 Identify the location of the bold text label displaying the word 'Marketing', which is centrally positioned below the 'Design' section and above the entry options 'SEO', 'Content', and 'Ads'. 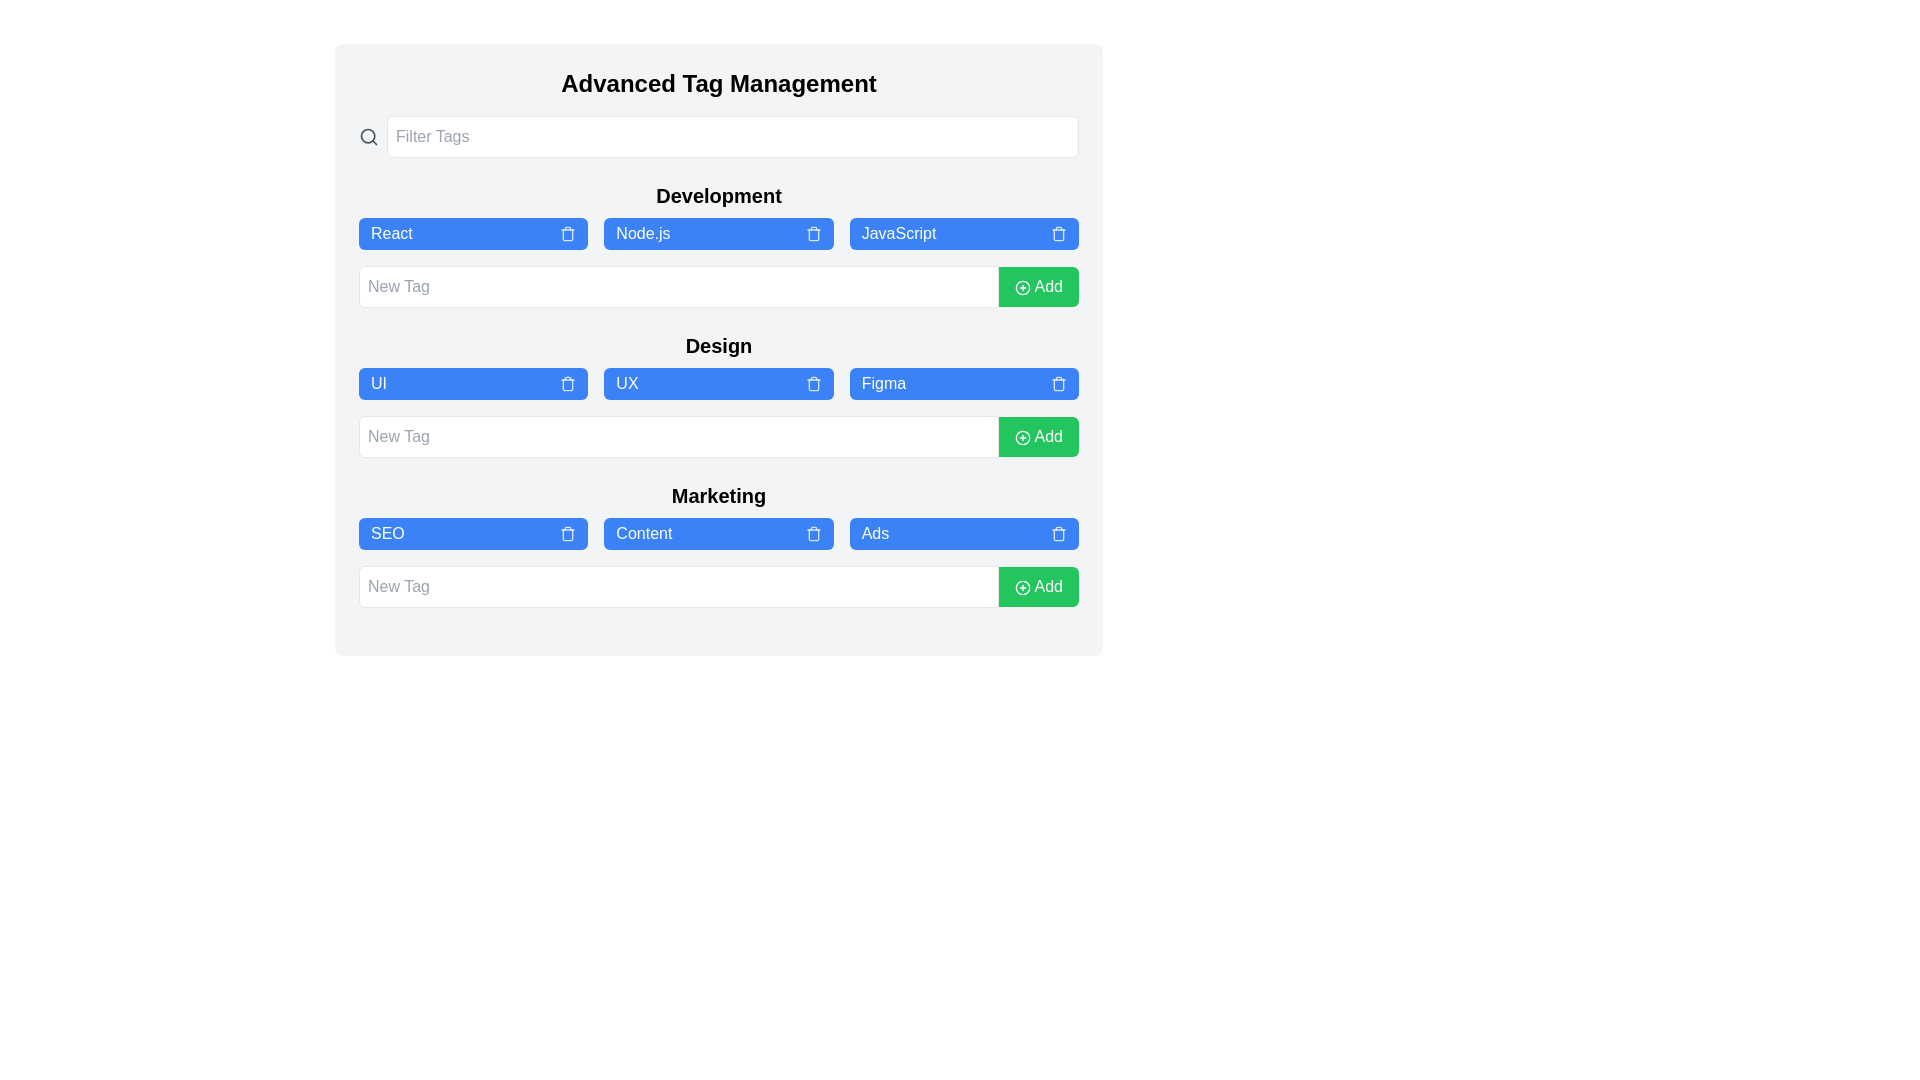
(719, 495).